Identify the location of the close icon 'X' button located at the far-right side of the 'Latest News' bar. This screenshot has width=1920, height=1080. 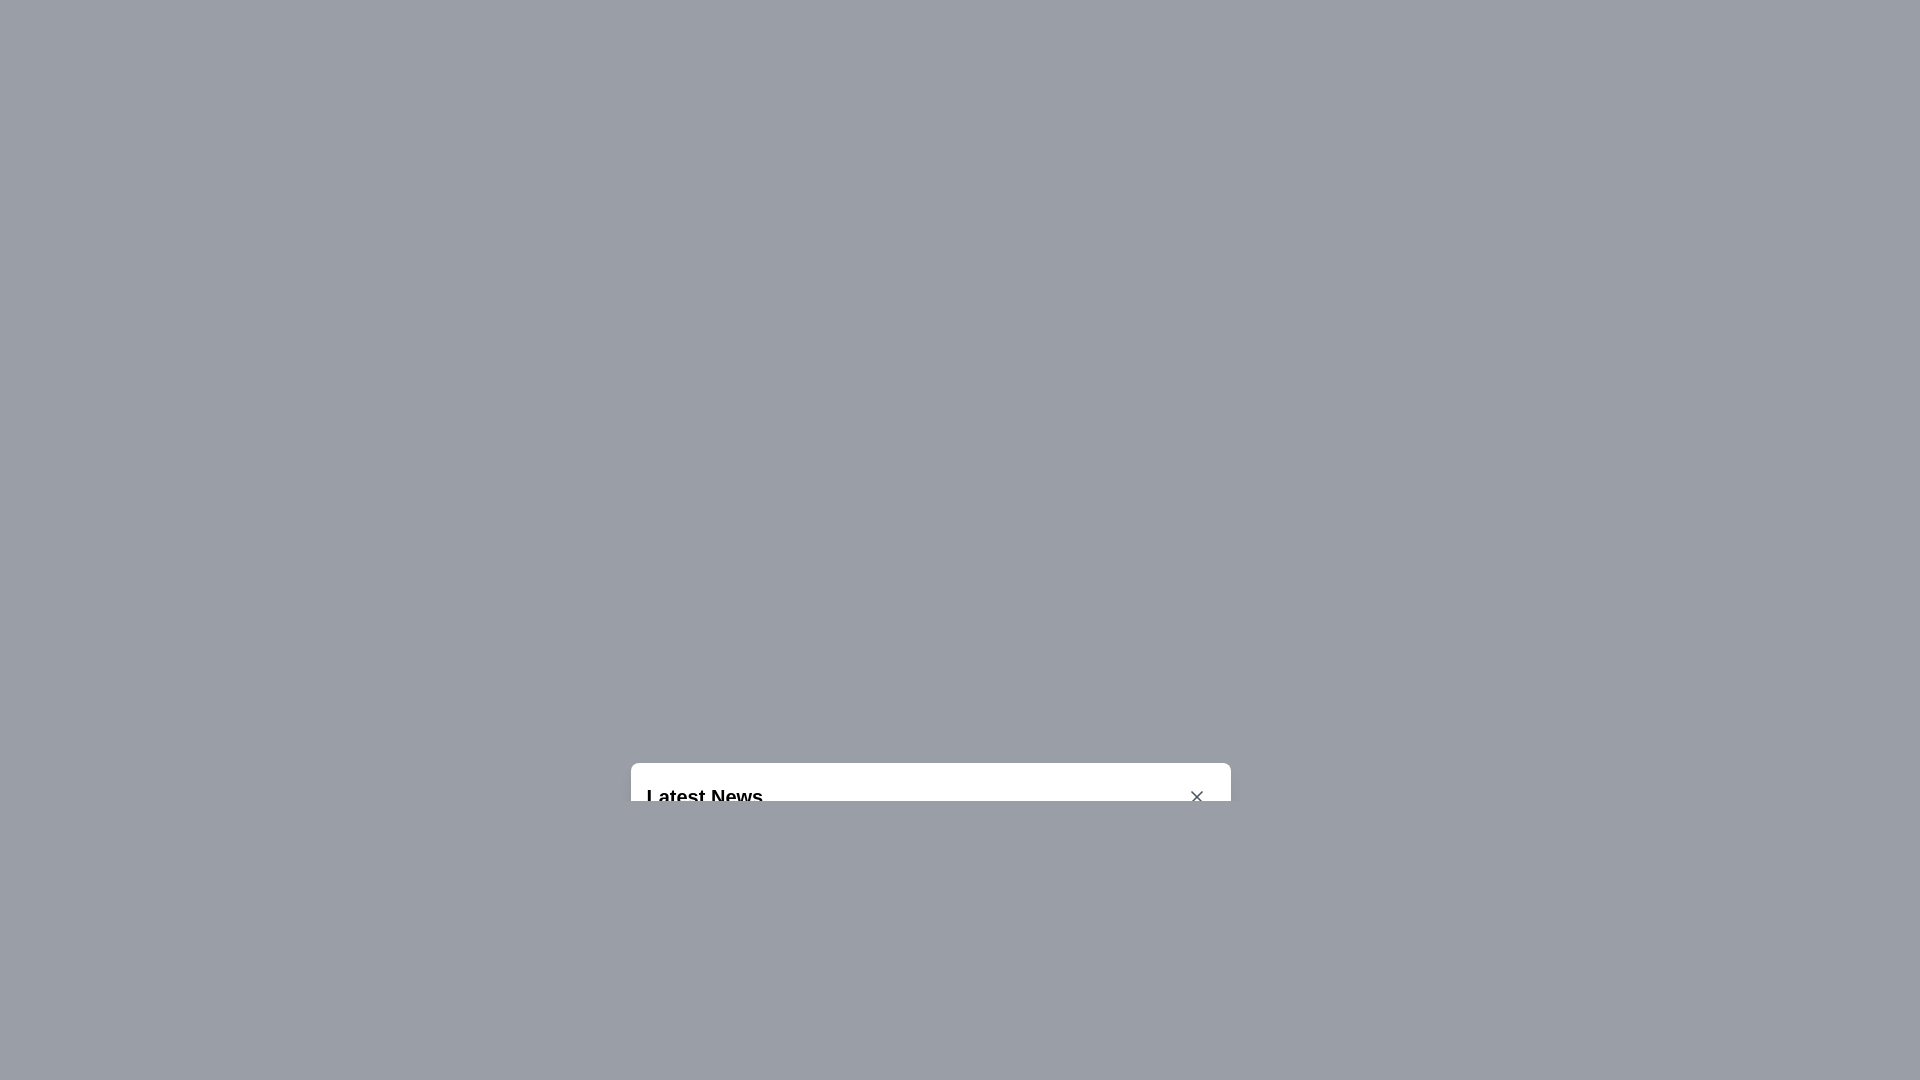
(1196, 795).